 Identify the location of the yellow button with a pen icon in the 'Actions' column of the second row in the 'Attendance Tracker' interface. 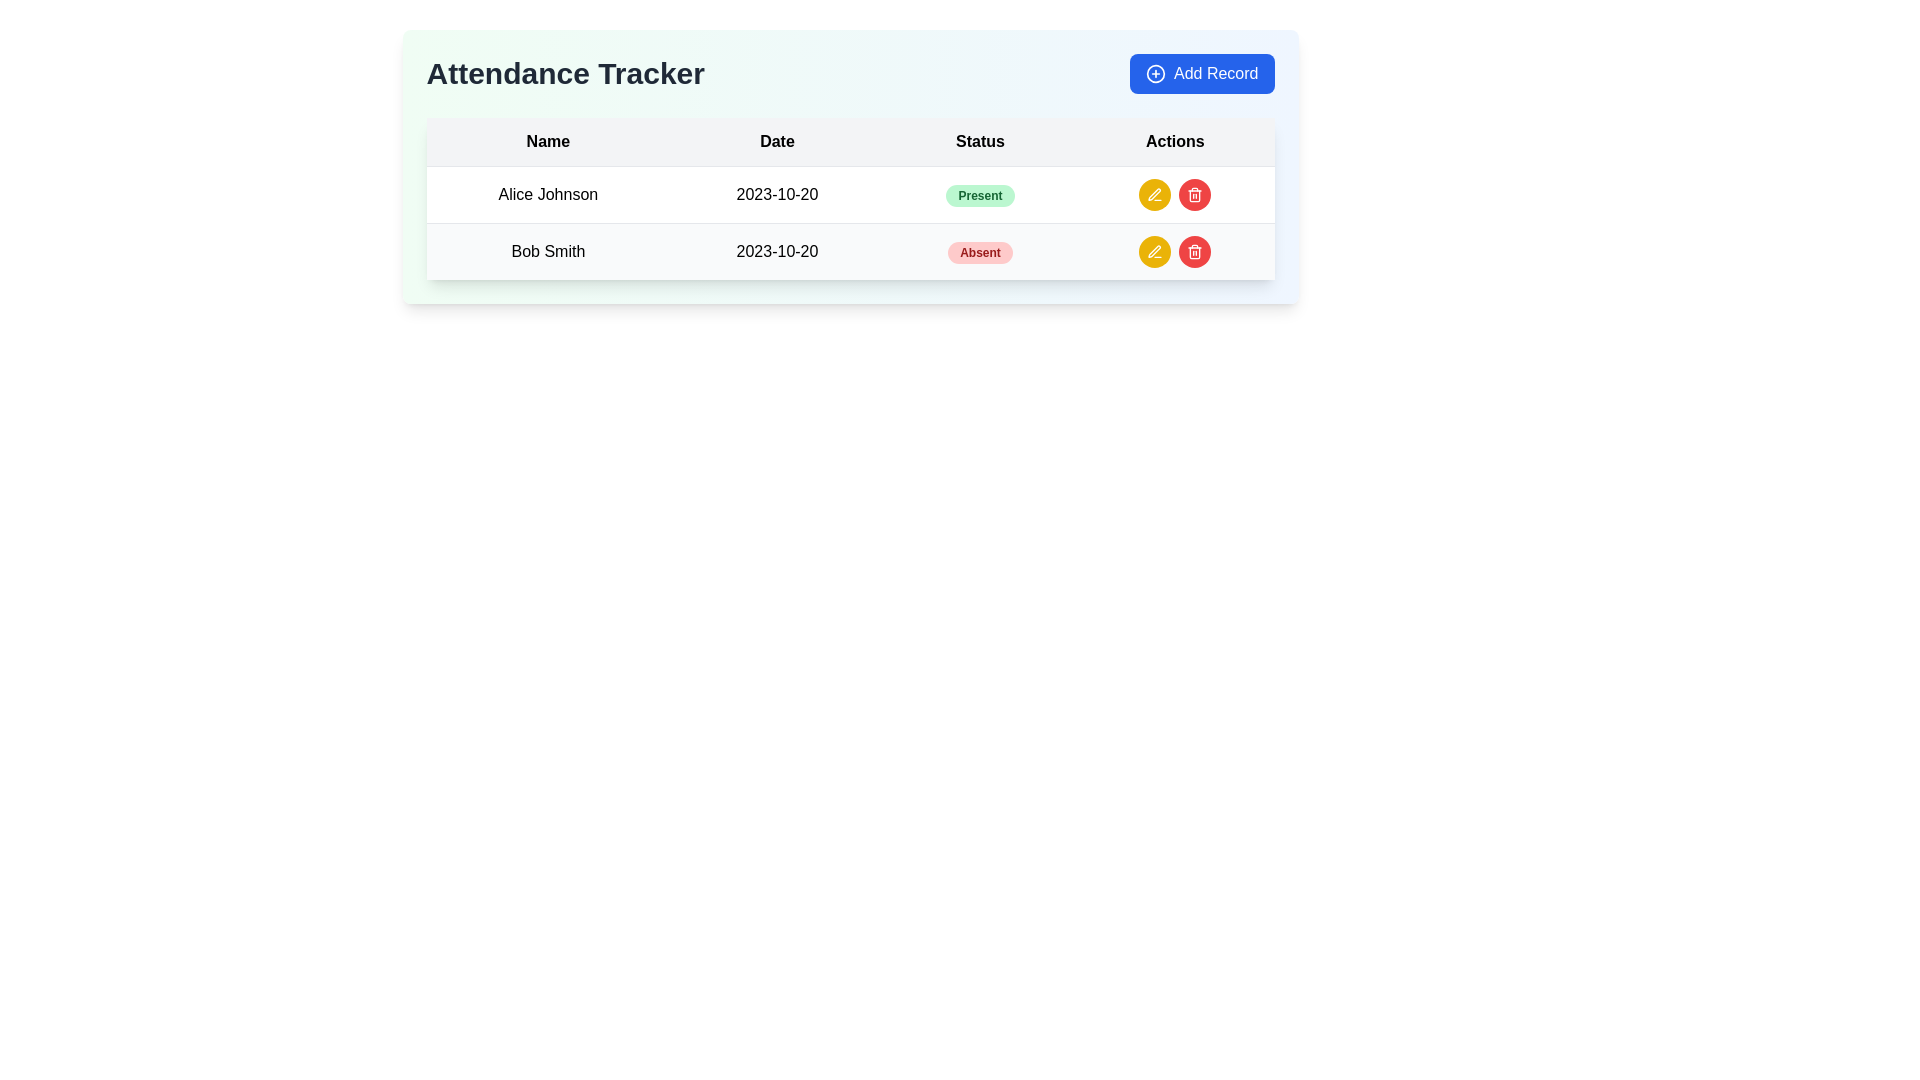
(1155, 195).